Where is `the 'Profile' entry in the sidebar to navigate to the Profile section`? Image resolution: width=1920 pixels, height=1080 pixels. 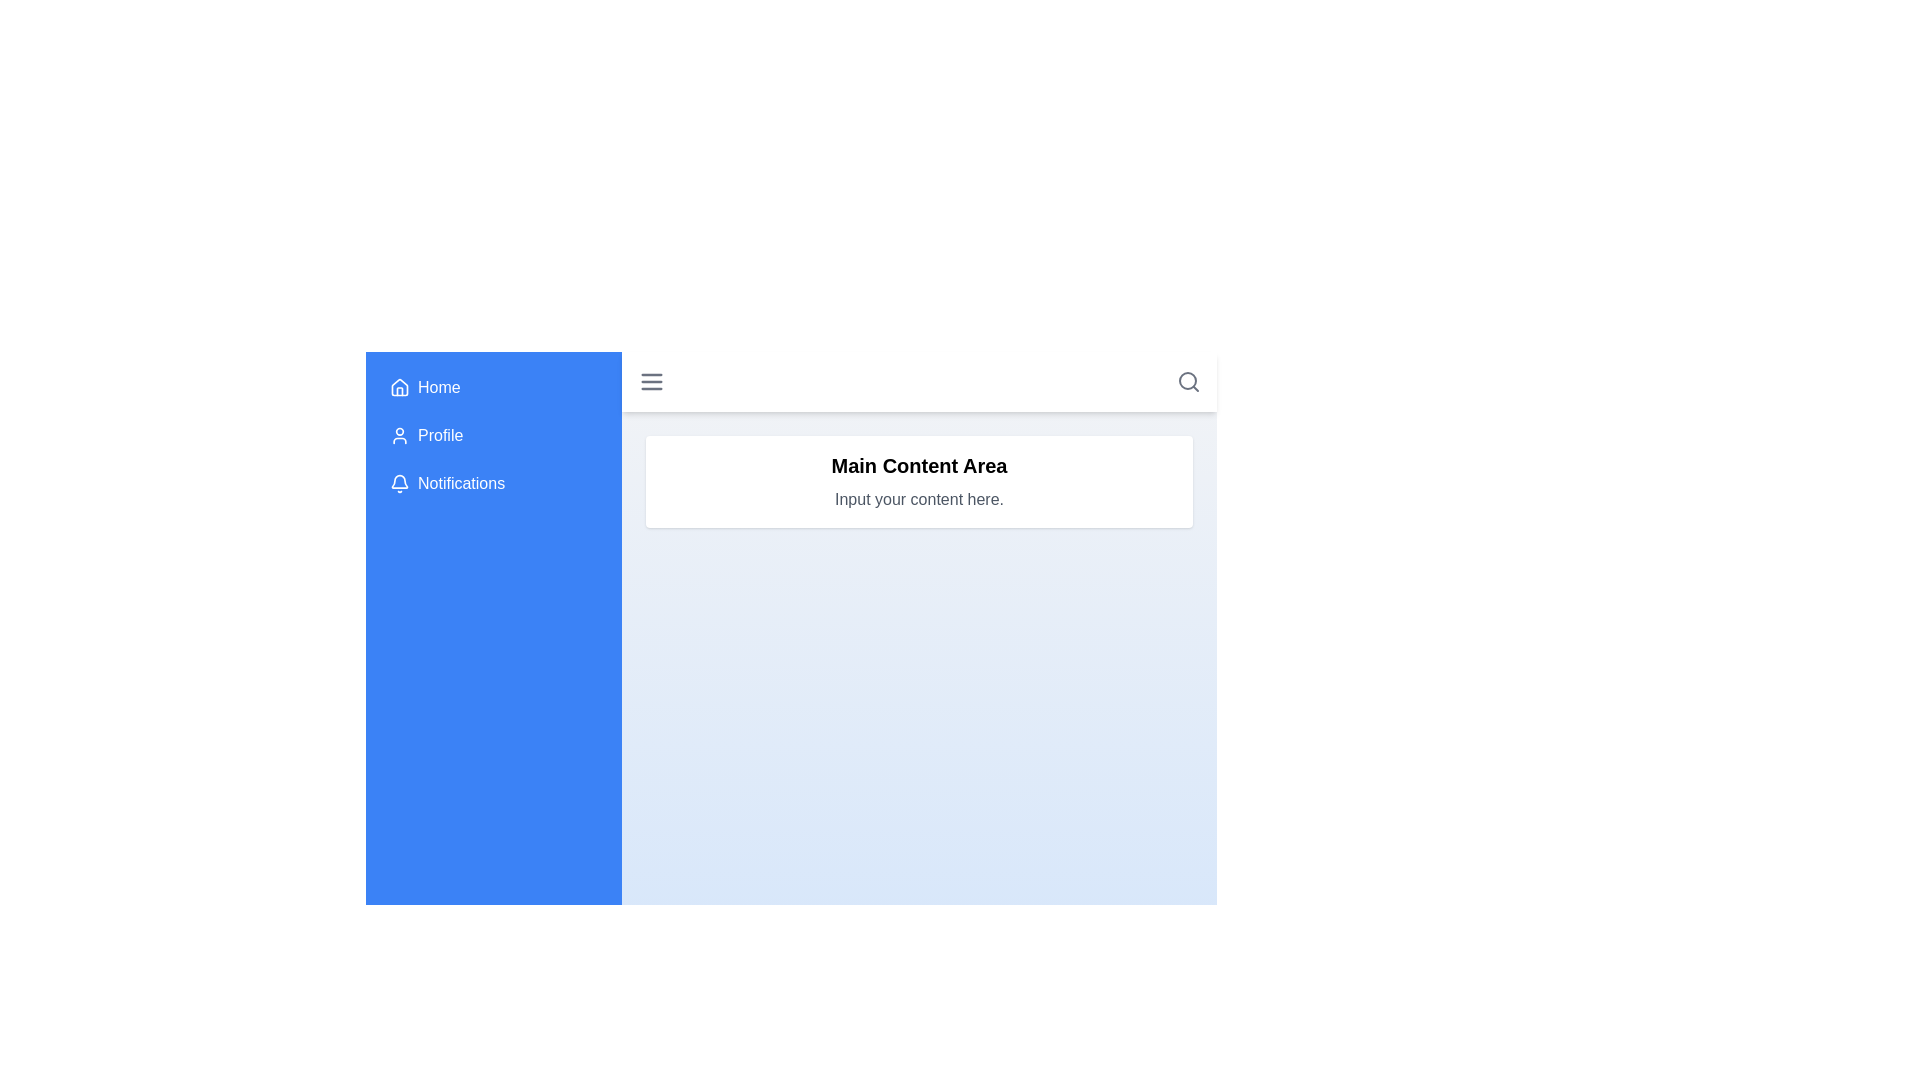 the 'Profile' entry in the sidebar to navigate to the Profile section is located at coordinates (494, 434).